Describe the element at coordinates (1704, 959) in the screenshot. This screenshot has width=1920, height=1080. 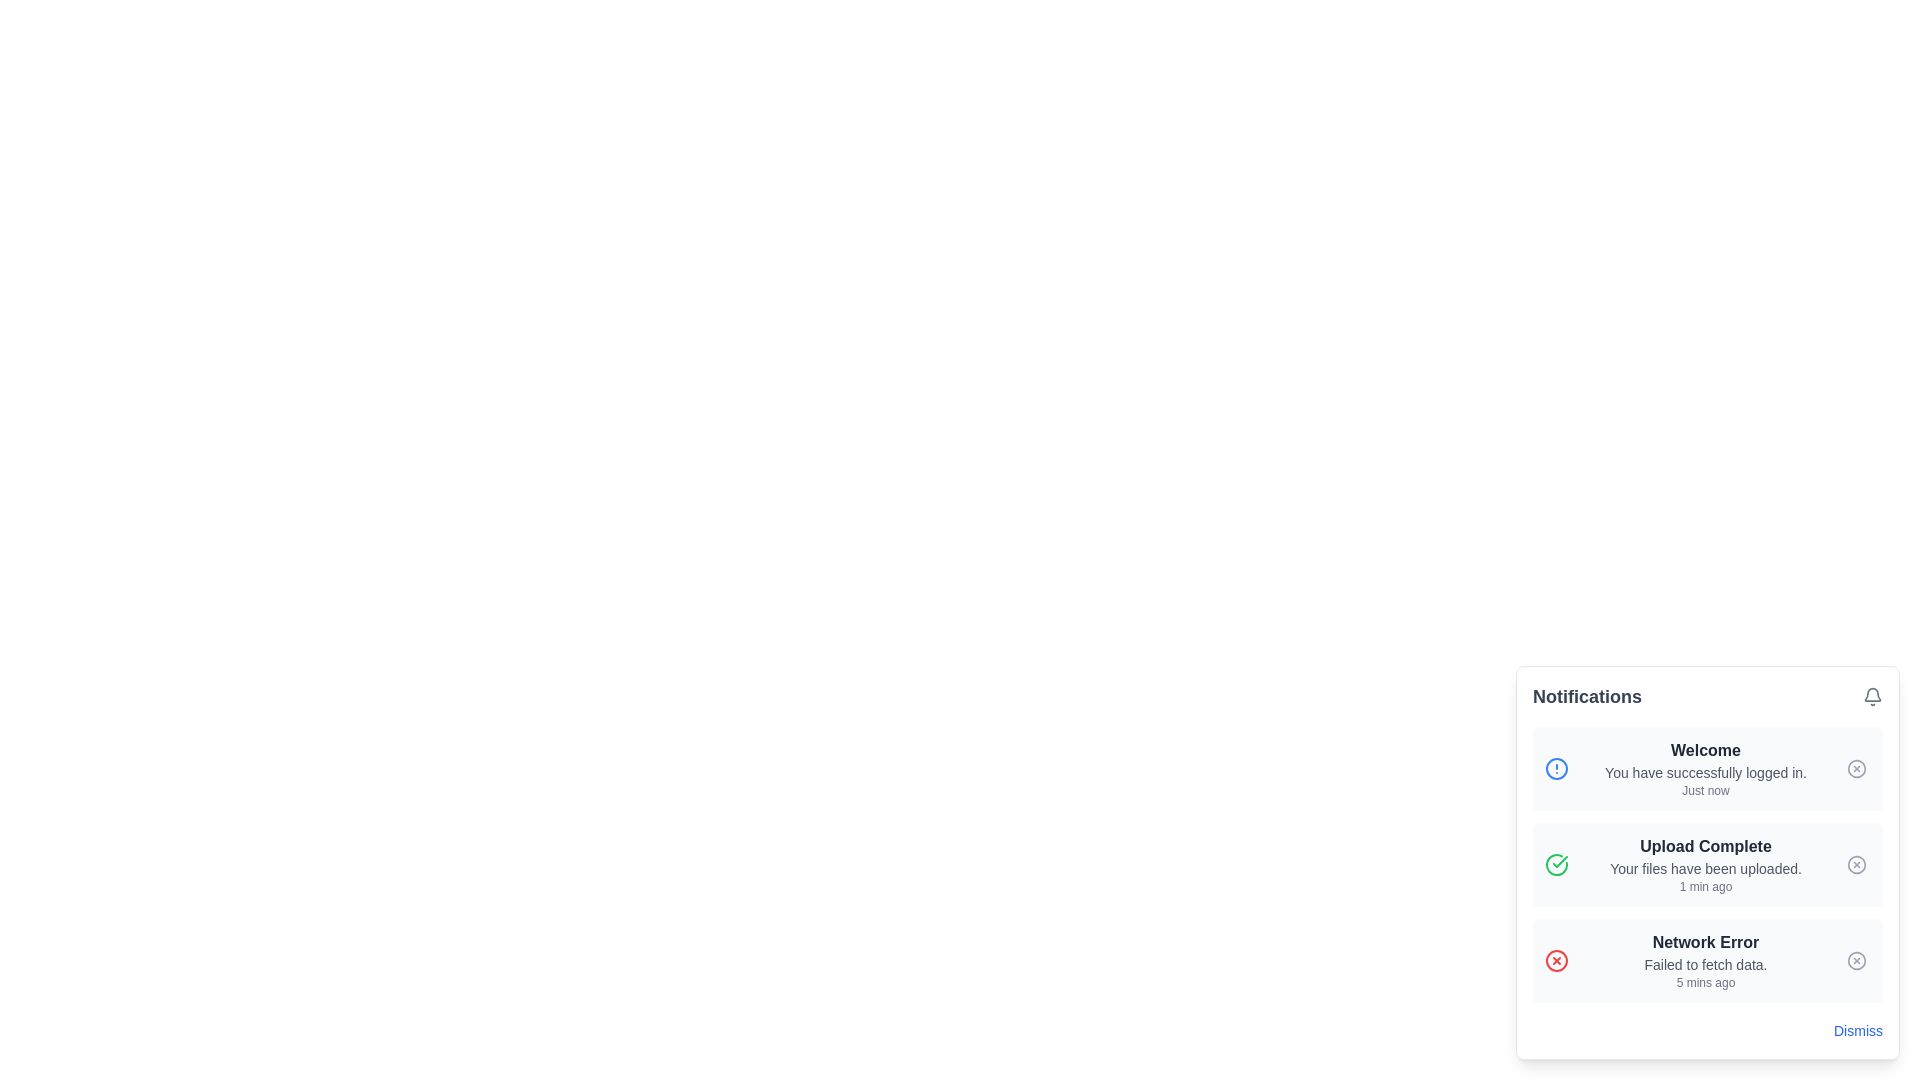
I see `the network error notification text block, which indicates a network error occurred 5 minutes ago, located between the 'Upload Complete' notification and the dismiss button` at that location.